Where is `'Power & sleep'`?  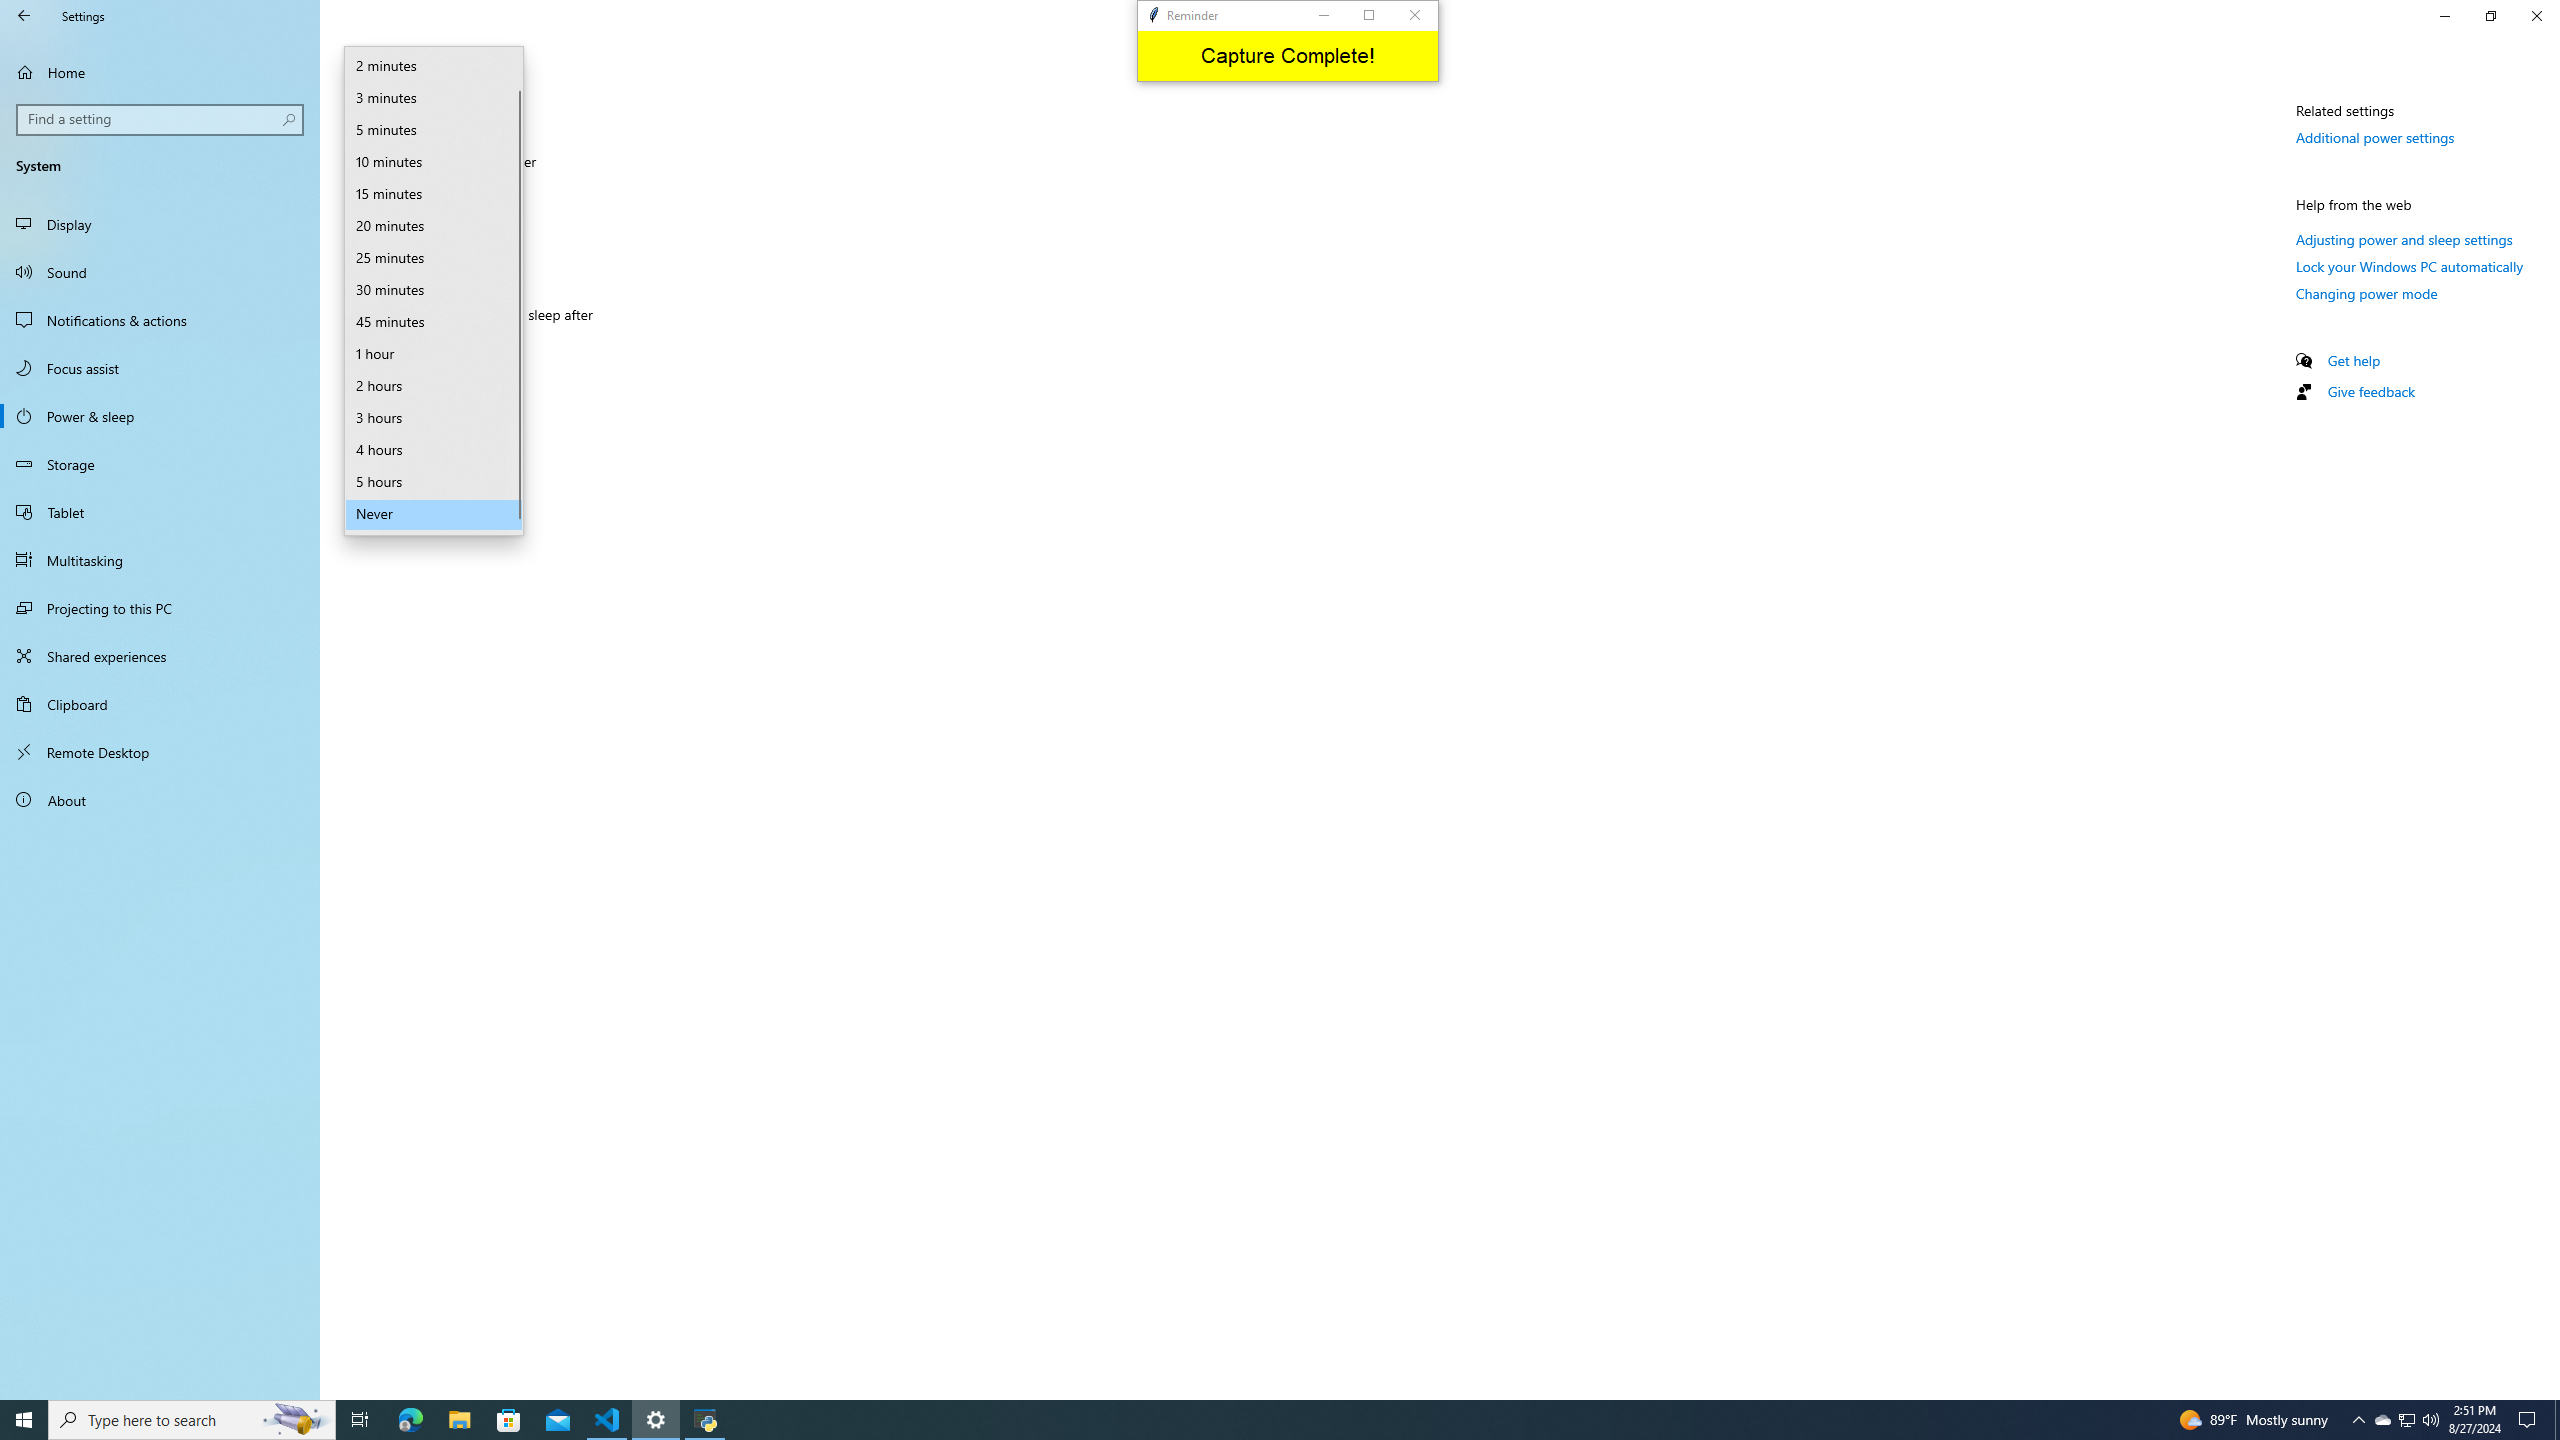
'Power & sleep' is located at coordinates (159, 415).